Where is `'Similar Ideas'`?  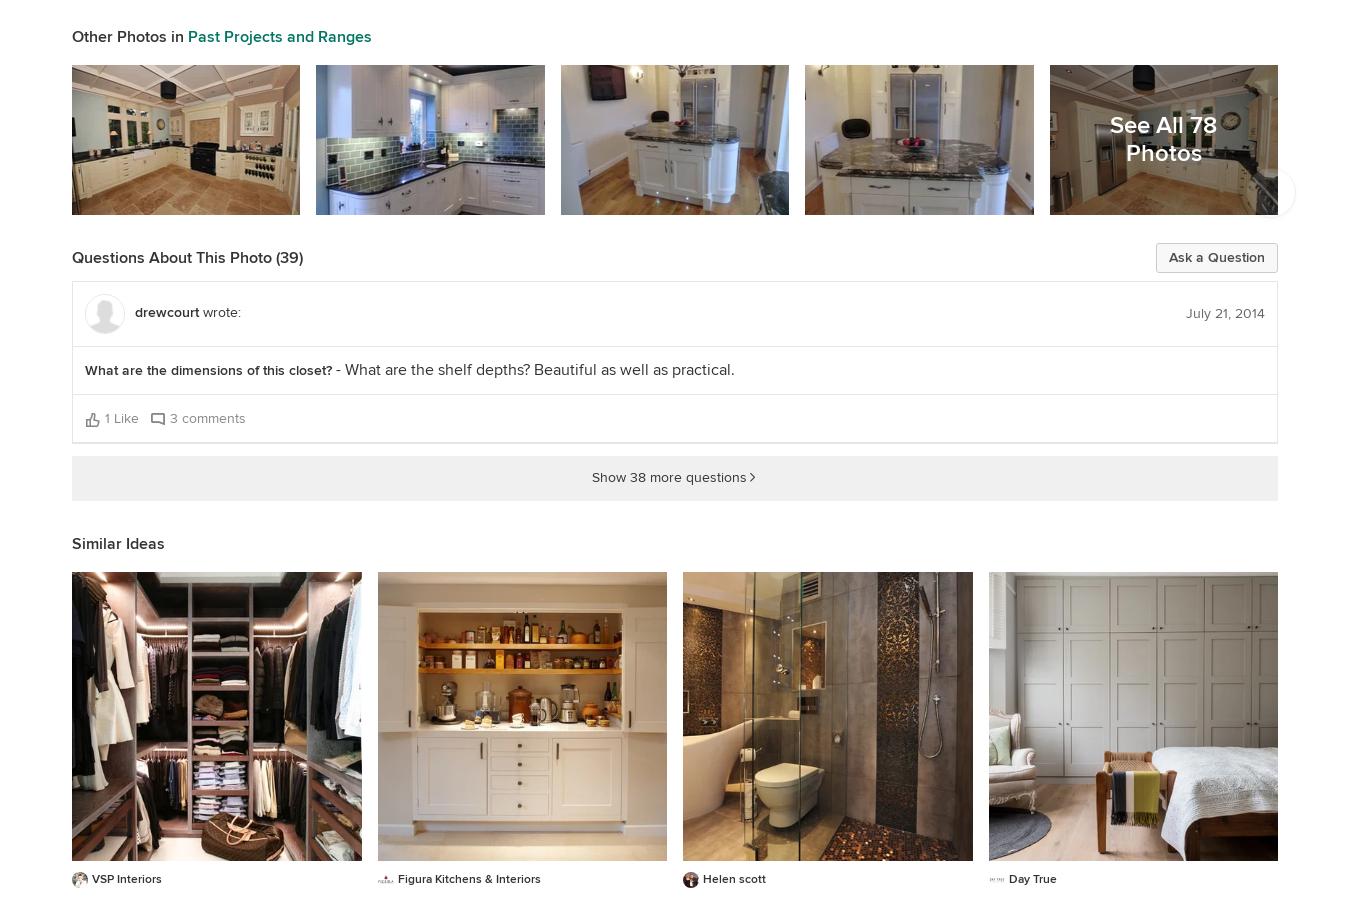
'Similar Ideas' is located at coordinates (118, 542).